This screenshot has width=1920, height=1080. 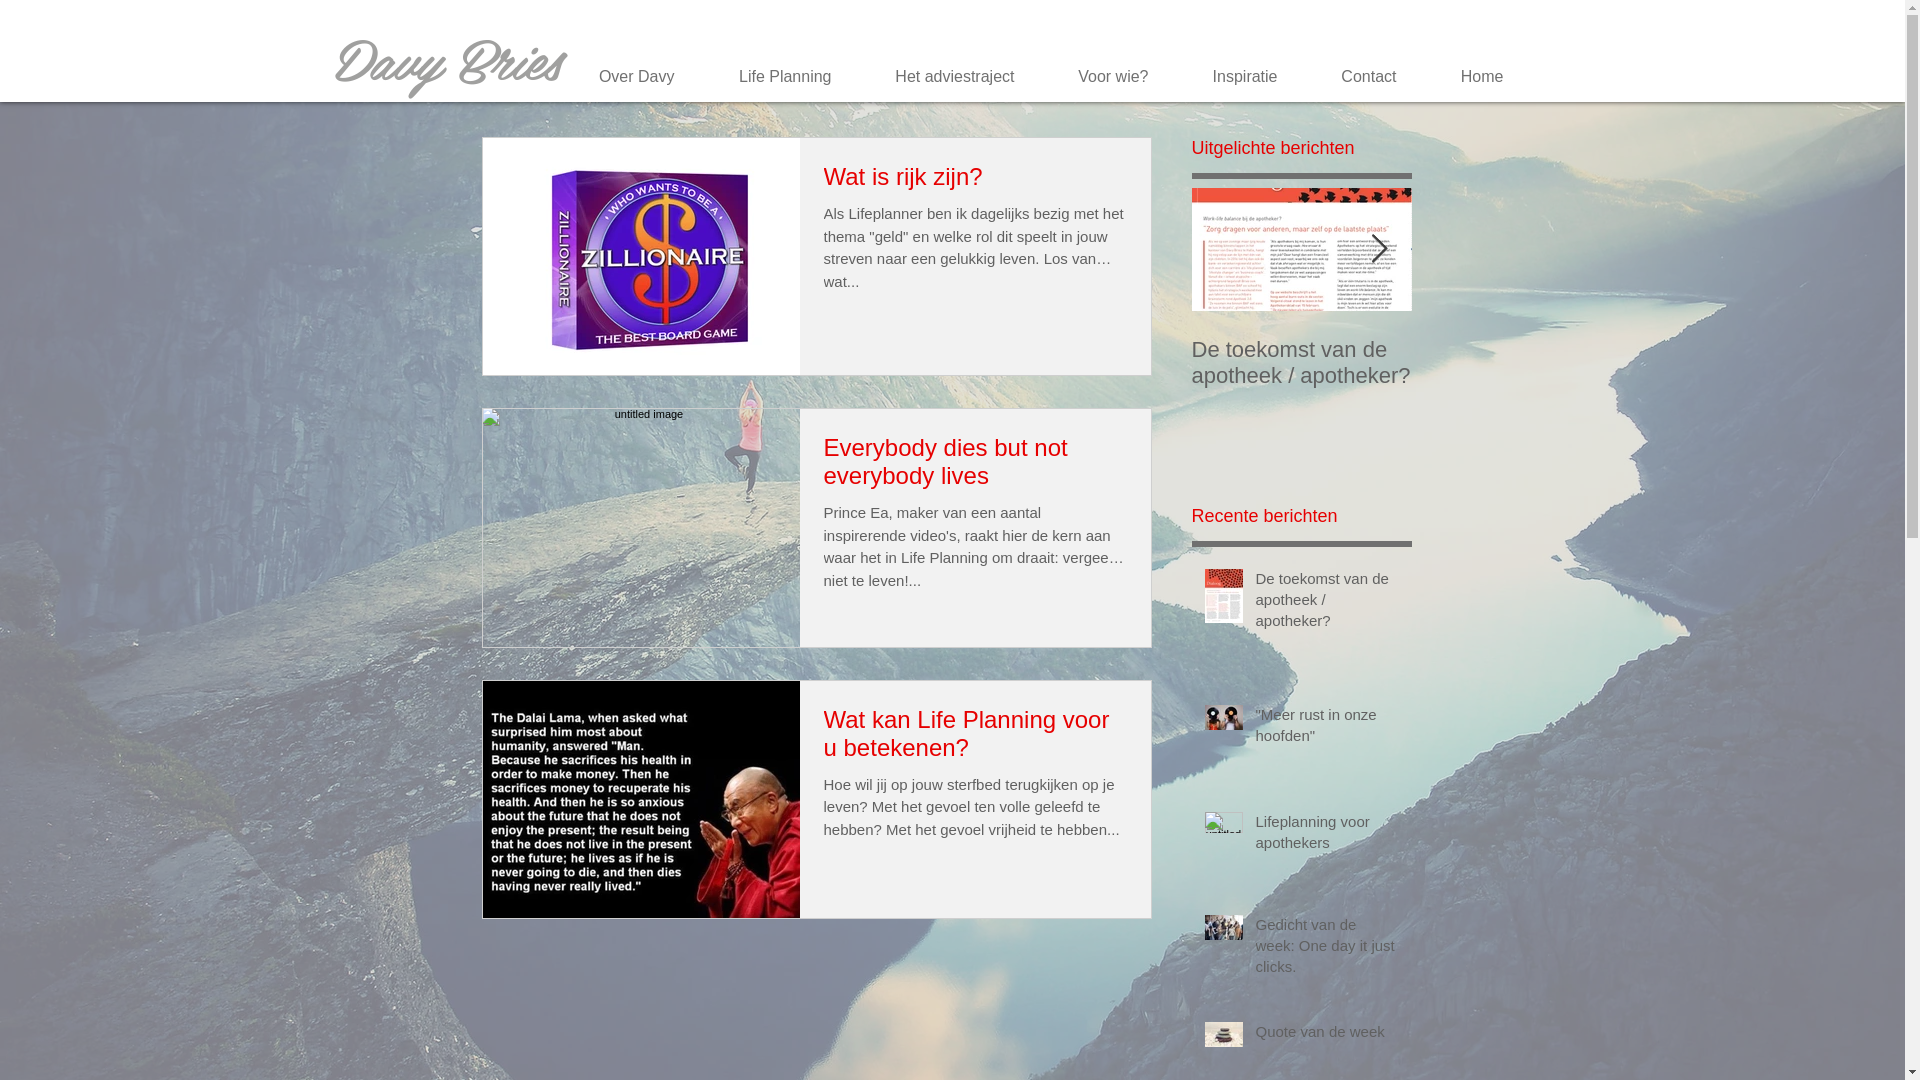 I want to click on 'Over Davy', so click(x=623, y=76).